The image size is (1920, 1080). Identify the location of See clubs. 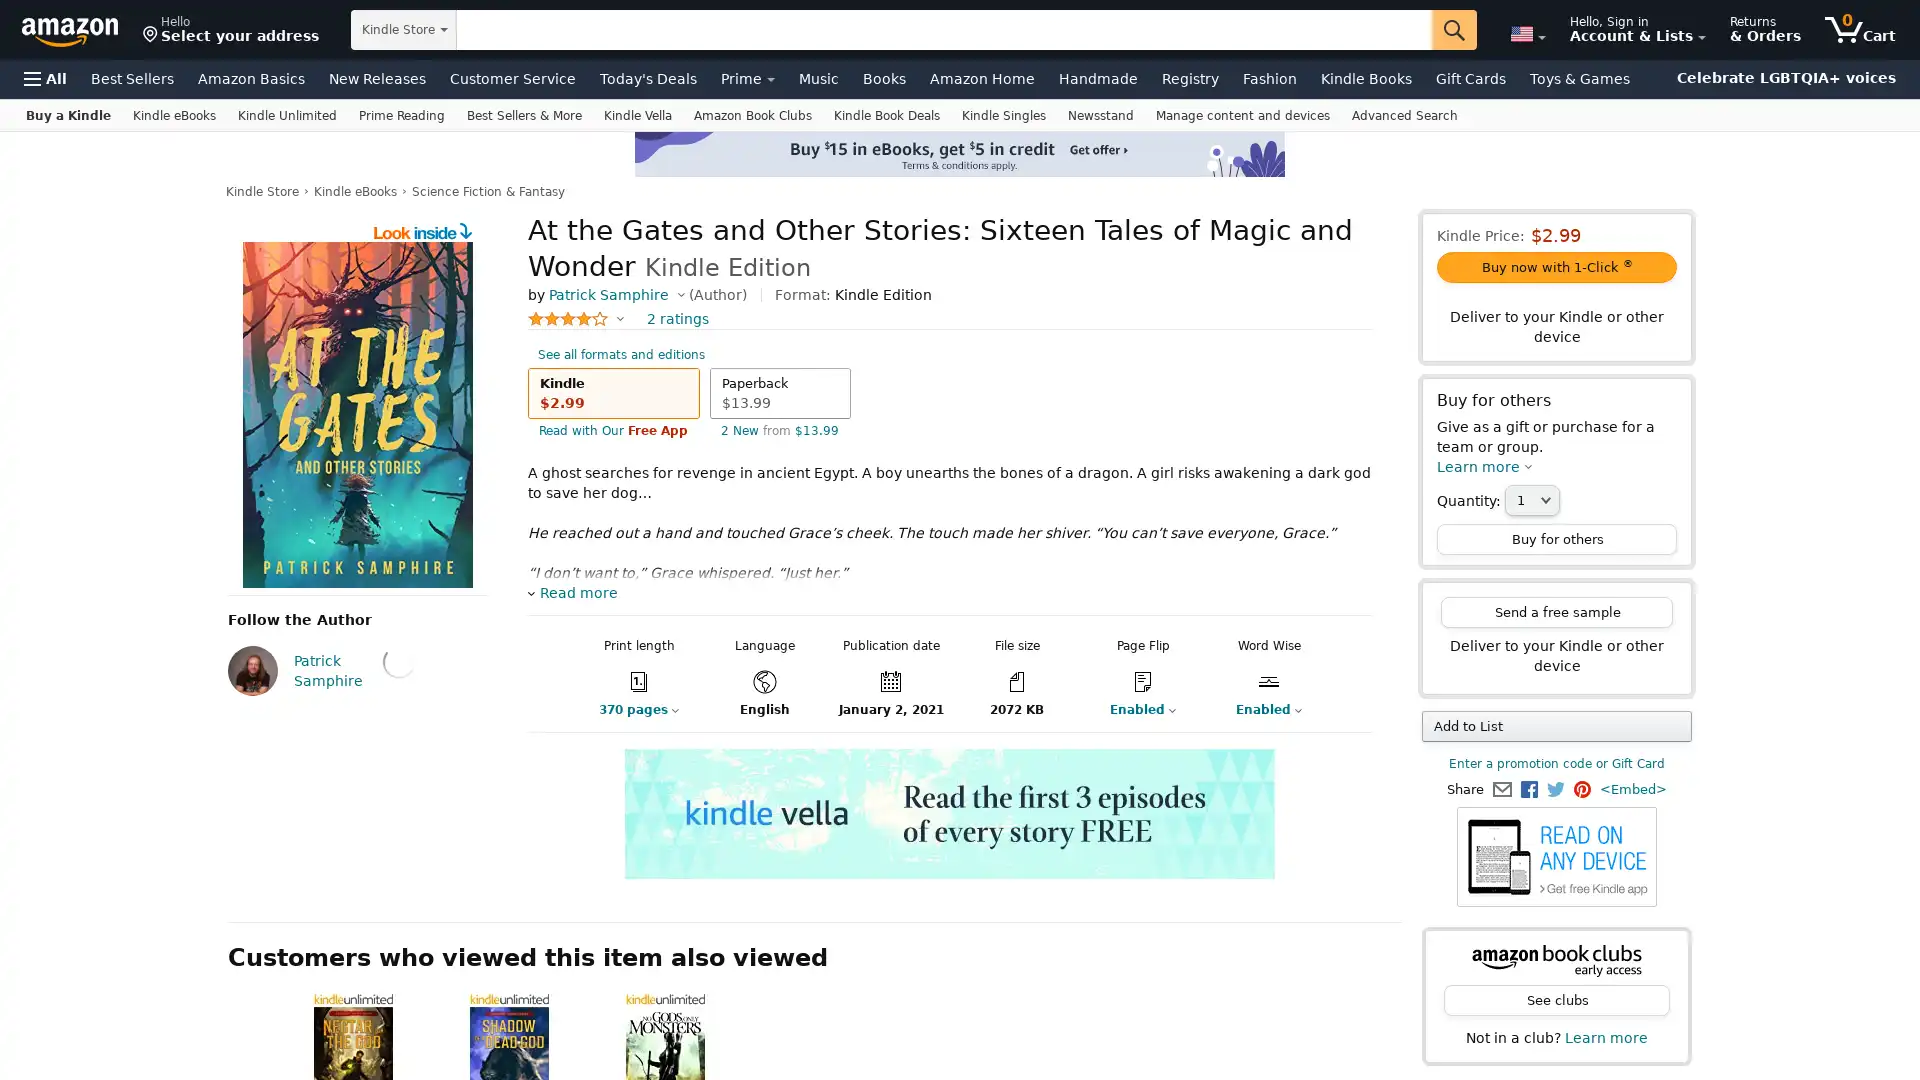
(1555, 1000).